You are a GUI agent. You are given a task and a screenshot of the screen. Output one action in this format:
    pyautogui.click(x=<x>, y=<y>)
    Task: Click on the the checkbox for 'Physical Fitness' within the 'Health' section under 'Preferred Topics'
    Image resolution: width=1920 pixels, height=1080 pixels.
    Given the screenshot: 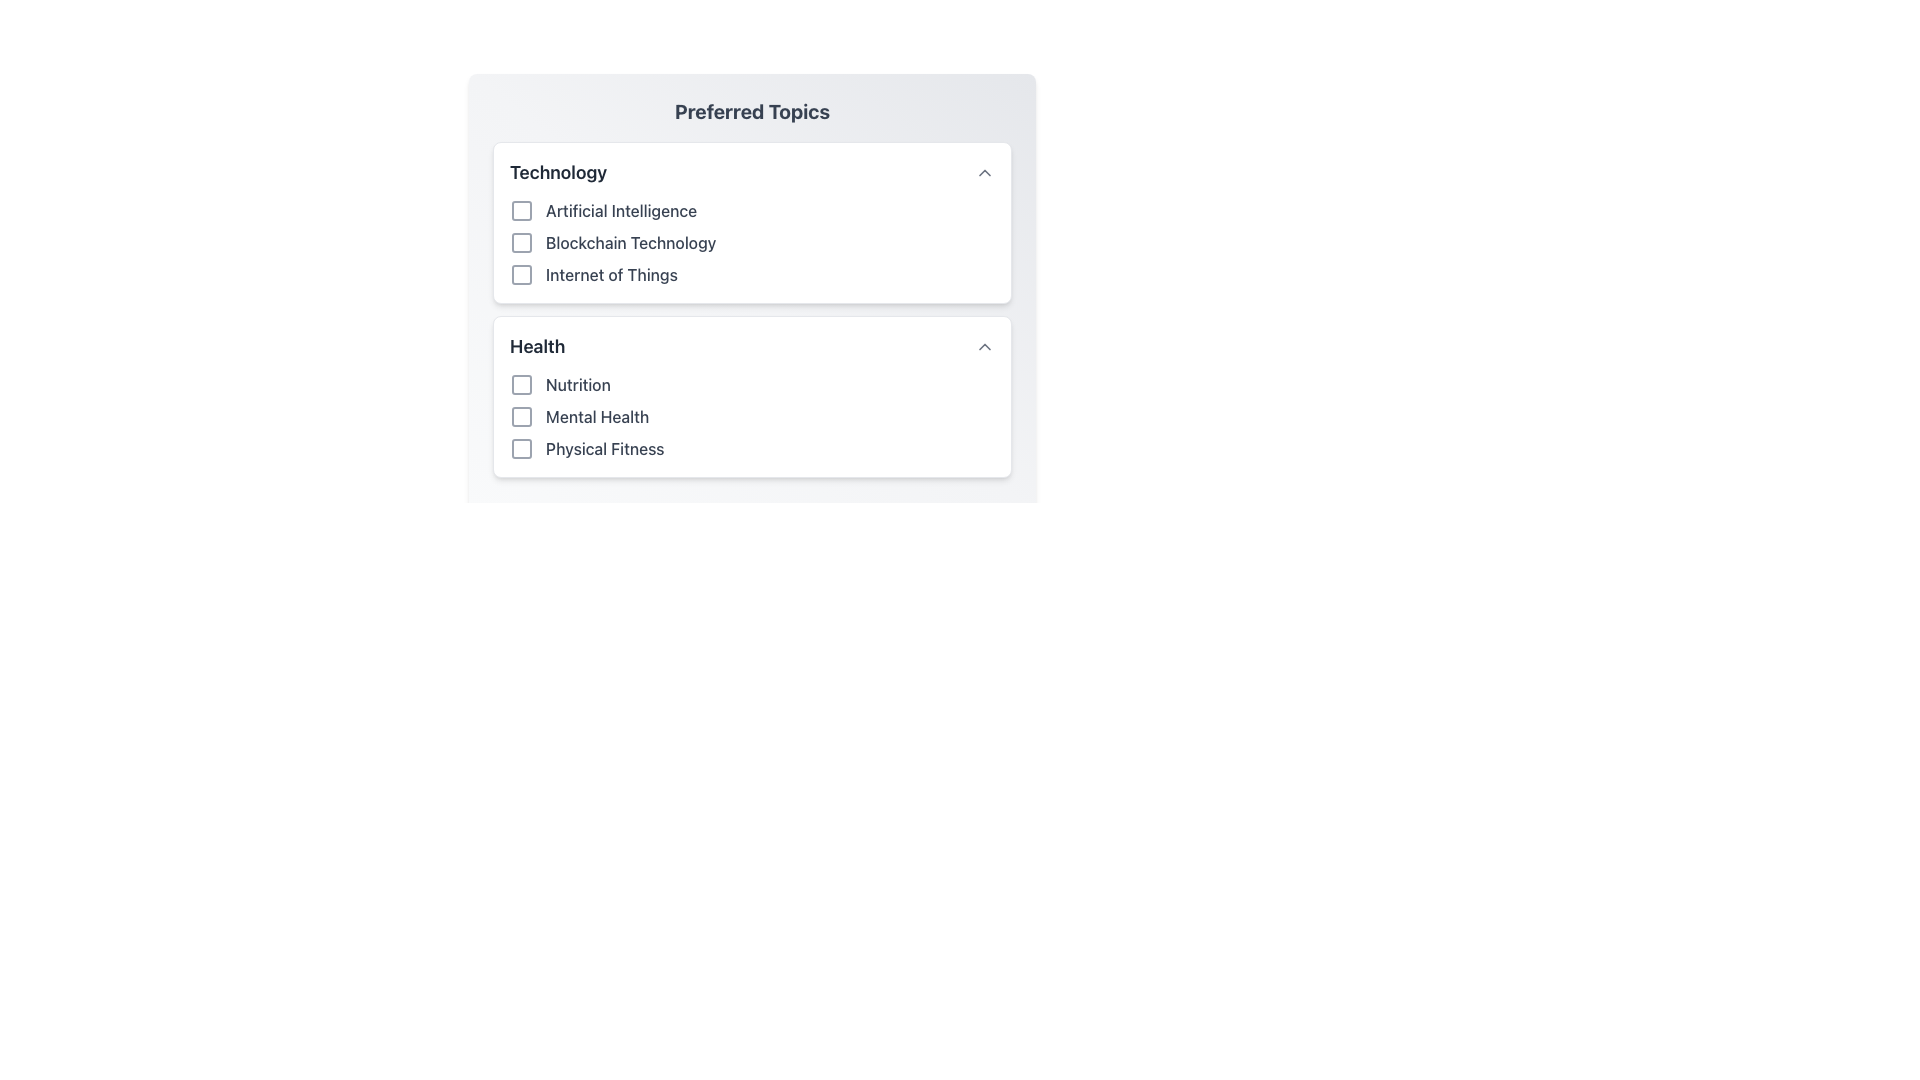 What is the action you would take?
    pyautogui.click(x=522, y=447)
    